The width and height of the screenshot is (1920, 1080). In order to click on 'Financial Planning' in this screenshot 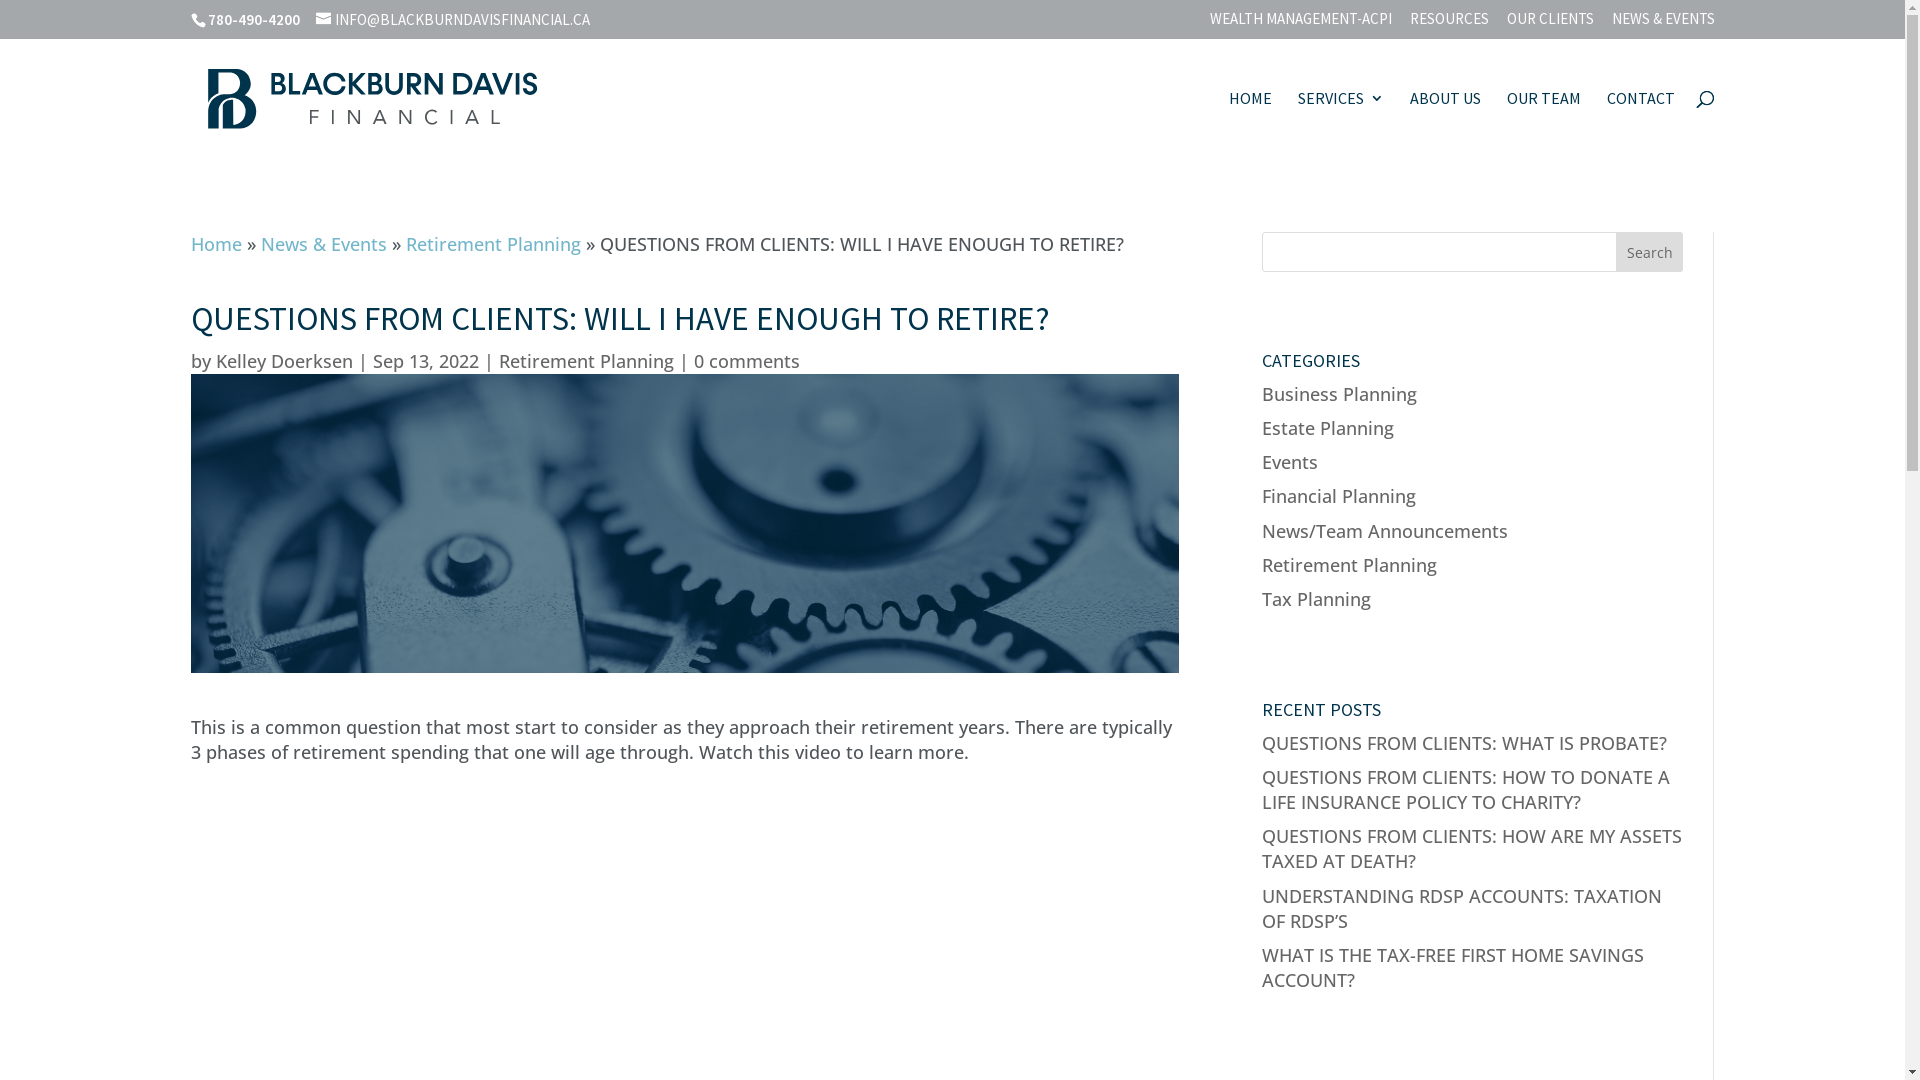, I will do `click(1339, 495)`.